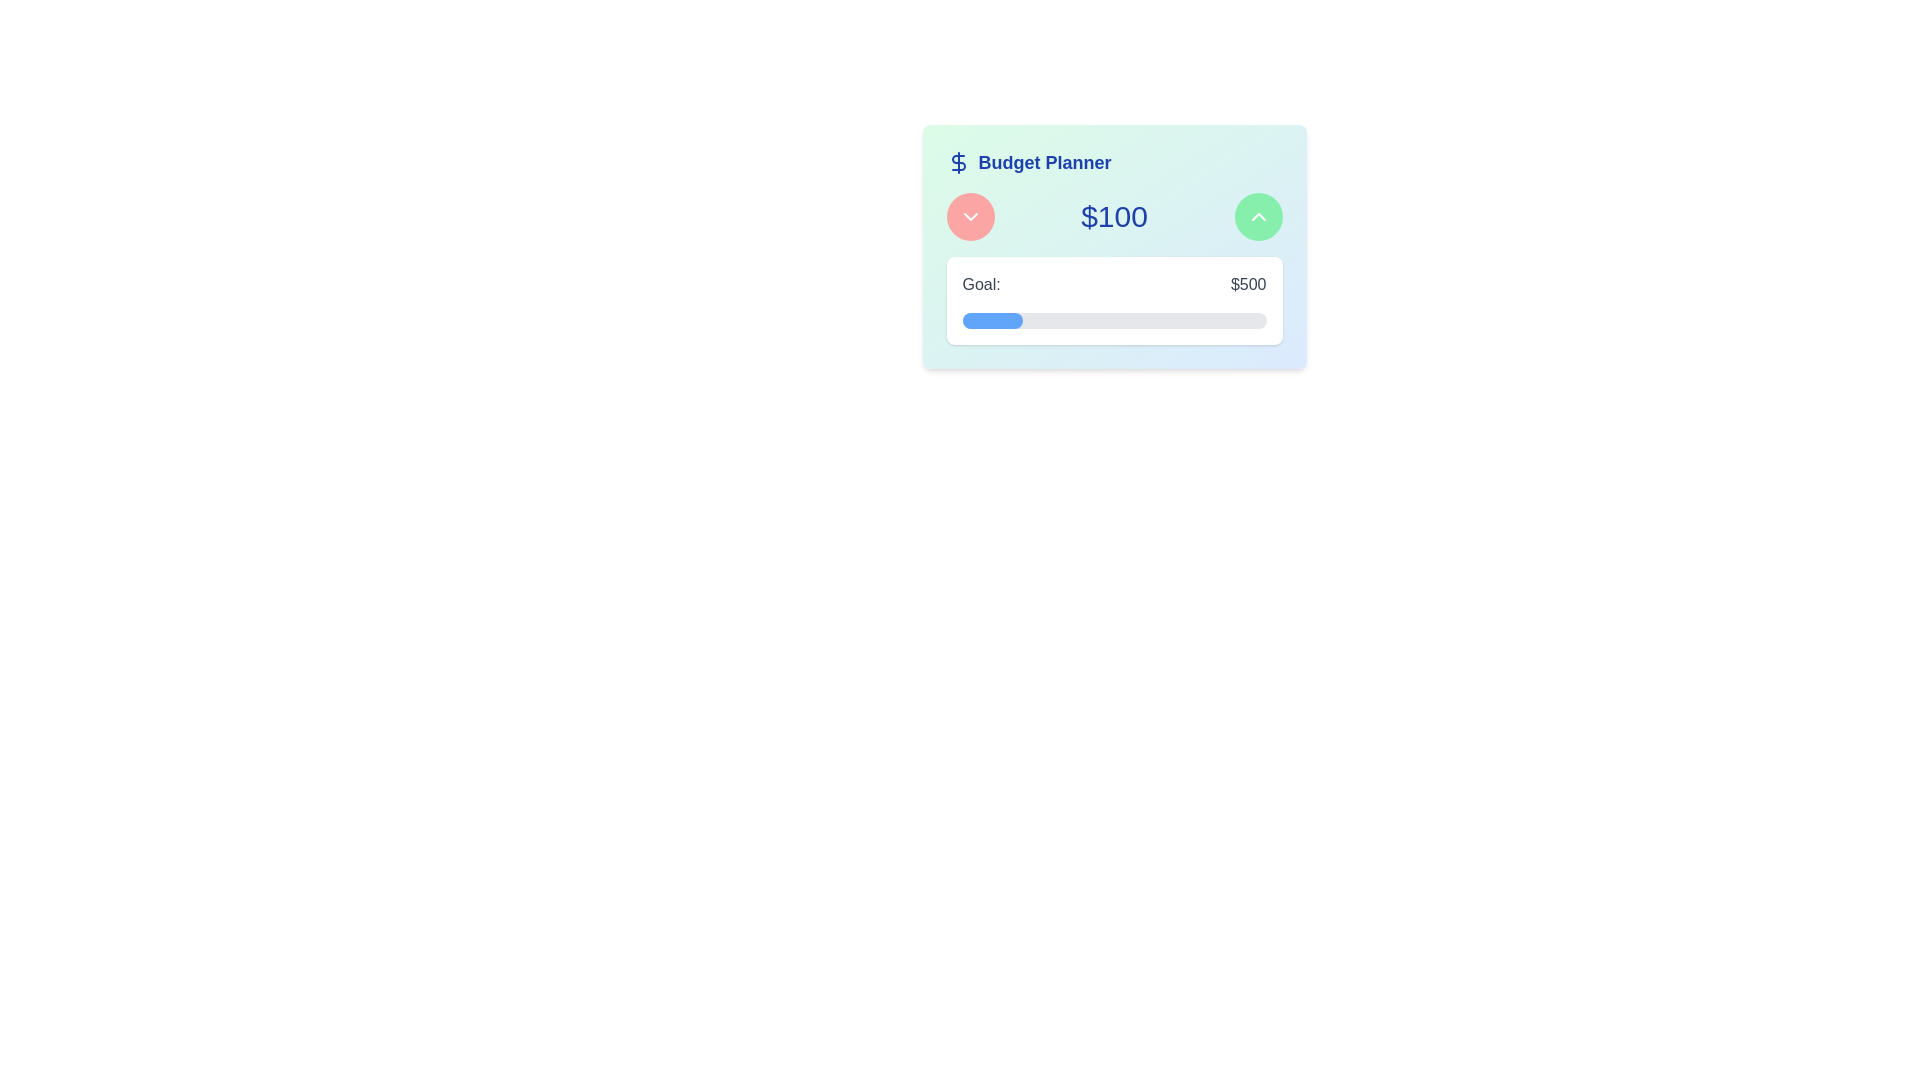 The image size is (1920, 1080). Describe the element at coordinates (1113, 319) in the screenshot. I see `the ProgressBar element that visually represents progress towards a budget goal, located below the text 'Goal: $500'` at that location.